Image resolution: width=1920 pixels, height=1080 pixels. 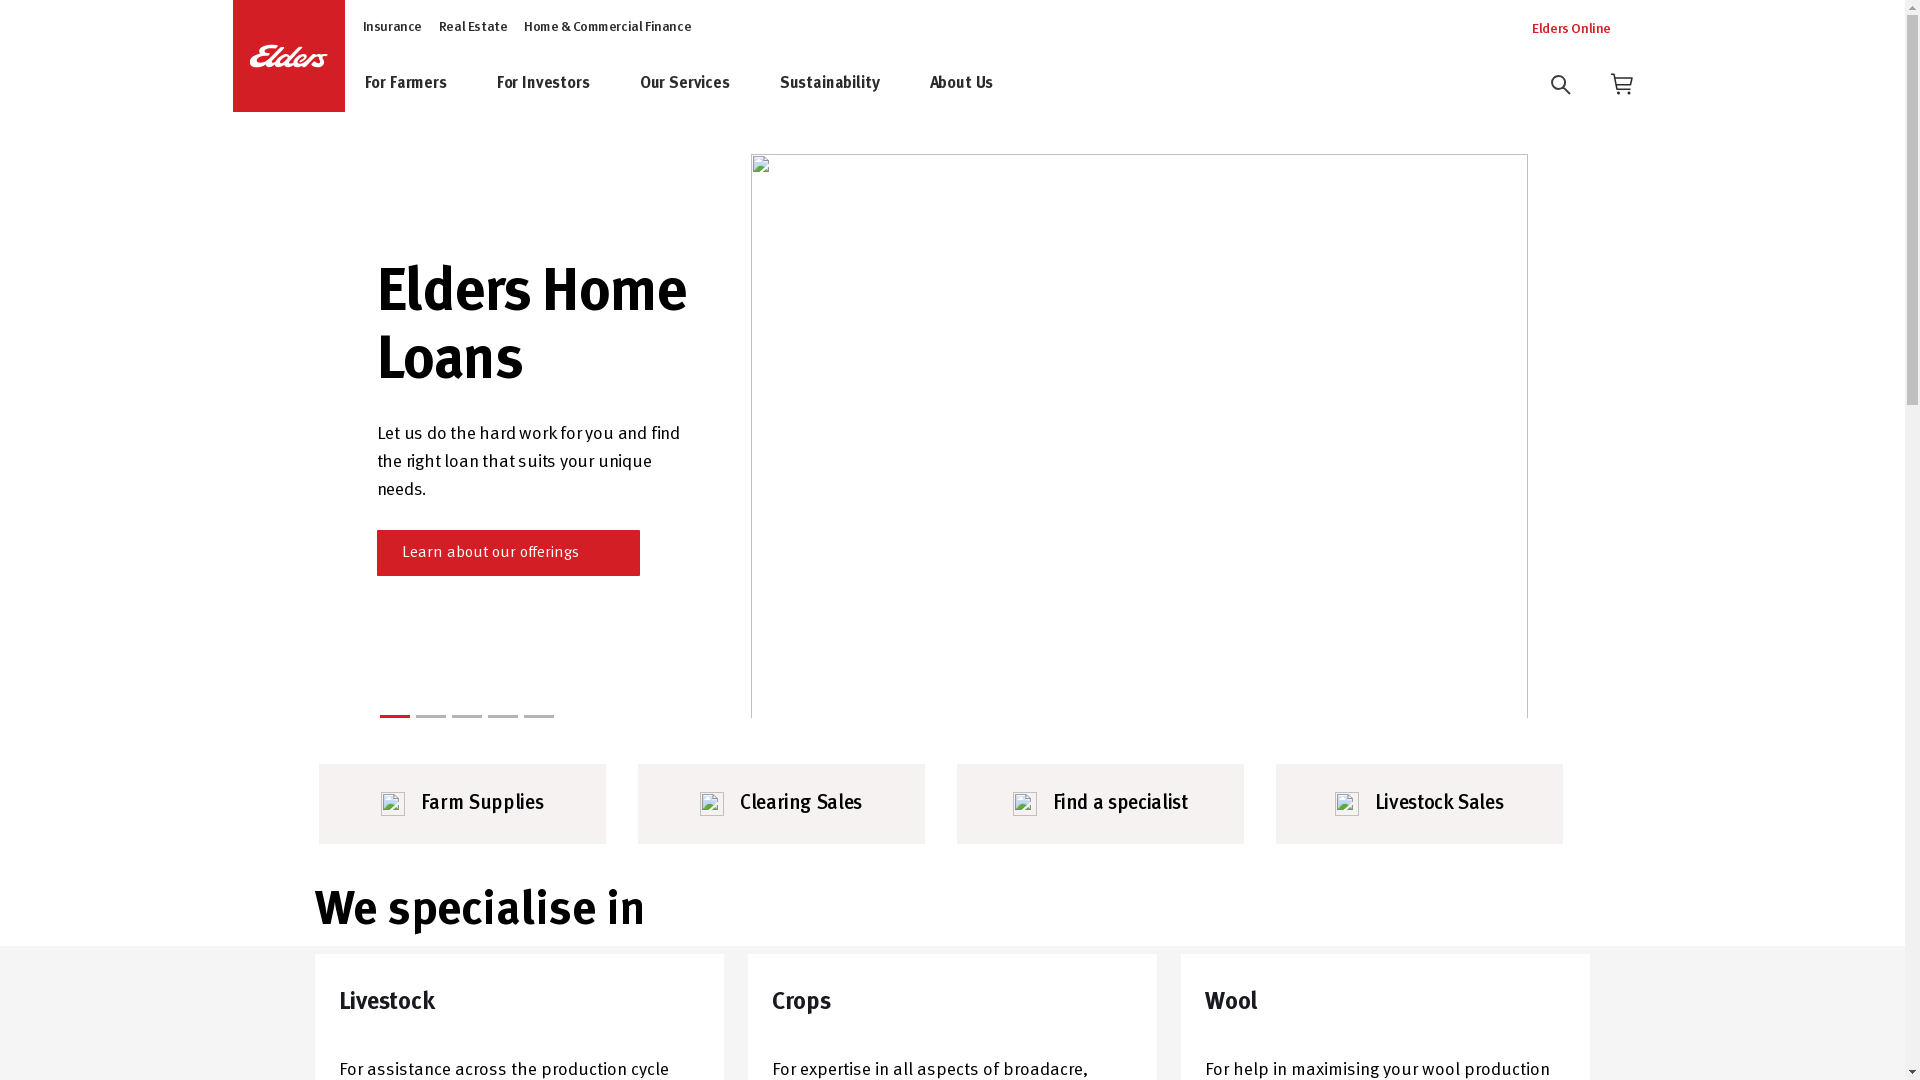 What do you see at coordinates (1507, 434) in the screenshot?
I see `'Next'` at bounding box center [1507, 434].